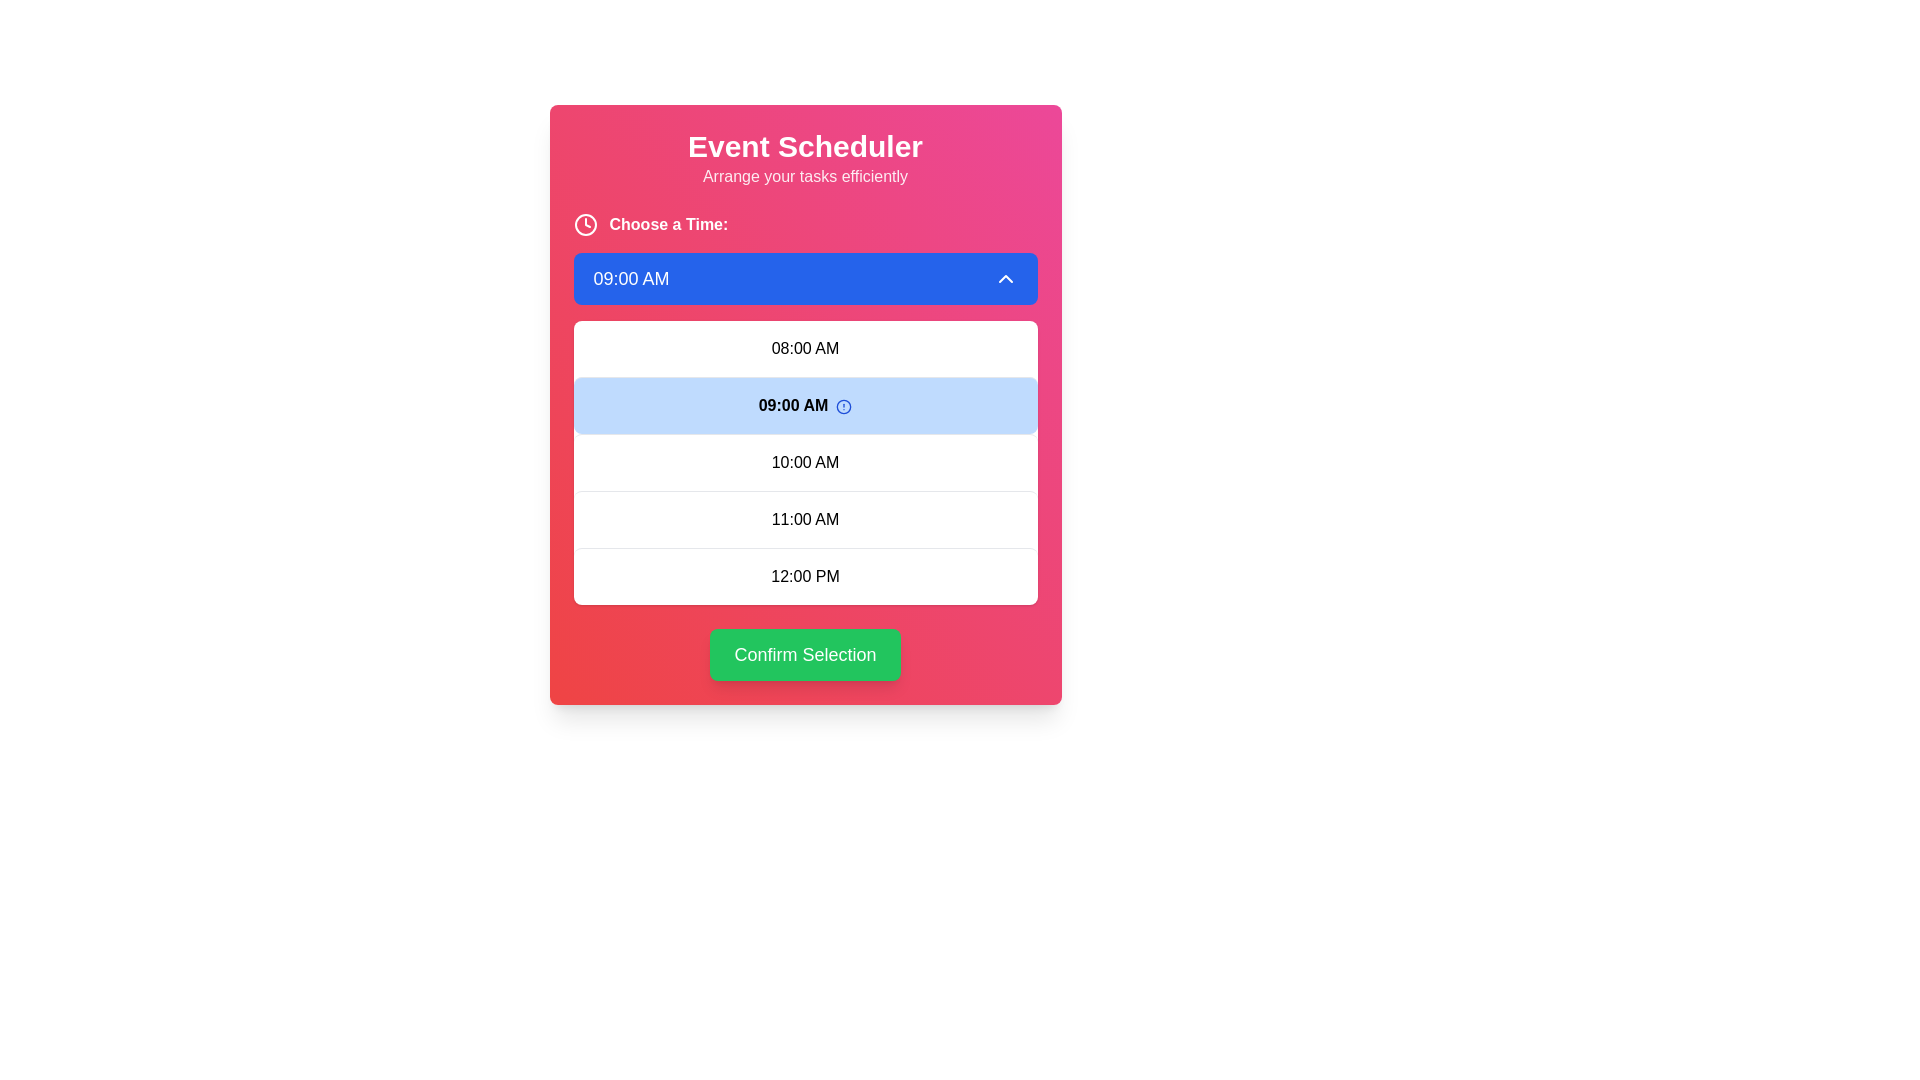  What do you see at coordinates (584, 224) in the screenshot?
I see `the time selection icon located to the left of the 'Choose a Time:' text label in the interface` at bounding box center [584, 224].